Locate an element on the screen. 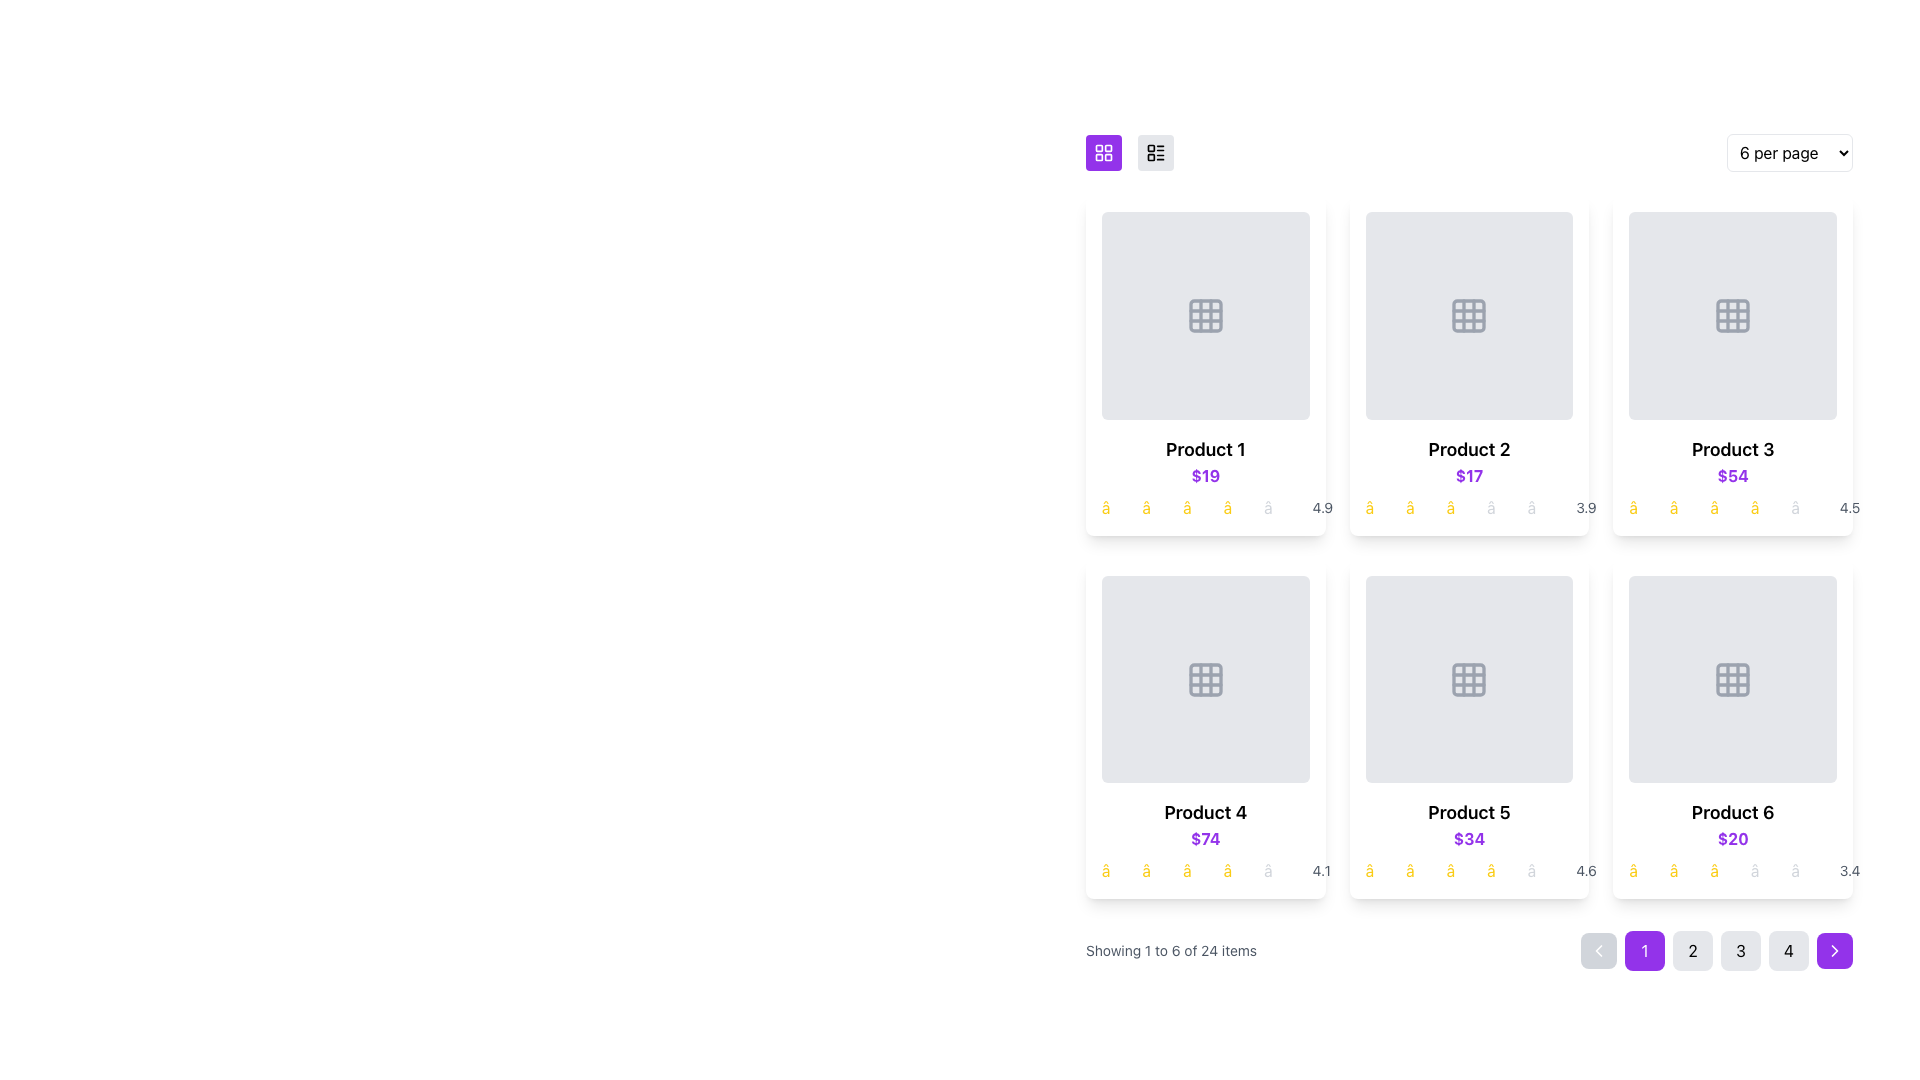 This screenshot has height=1080, width=1920. the button with a rightward chevron icon located in the bottom-right corner of the navigation bar to trigger a tooltip or highlight effect is located at coordinates (1834, 950).